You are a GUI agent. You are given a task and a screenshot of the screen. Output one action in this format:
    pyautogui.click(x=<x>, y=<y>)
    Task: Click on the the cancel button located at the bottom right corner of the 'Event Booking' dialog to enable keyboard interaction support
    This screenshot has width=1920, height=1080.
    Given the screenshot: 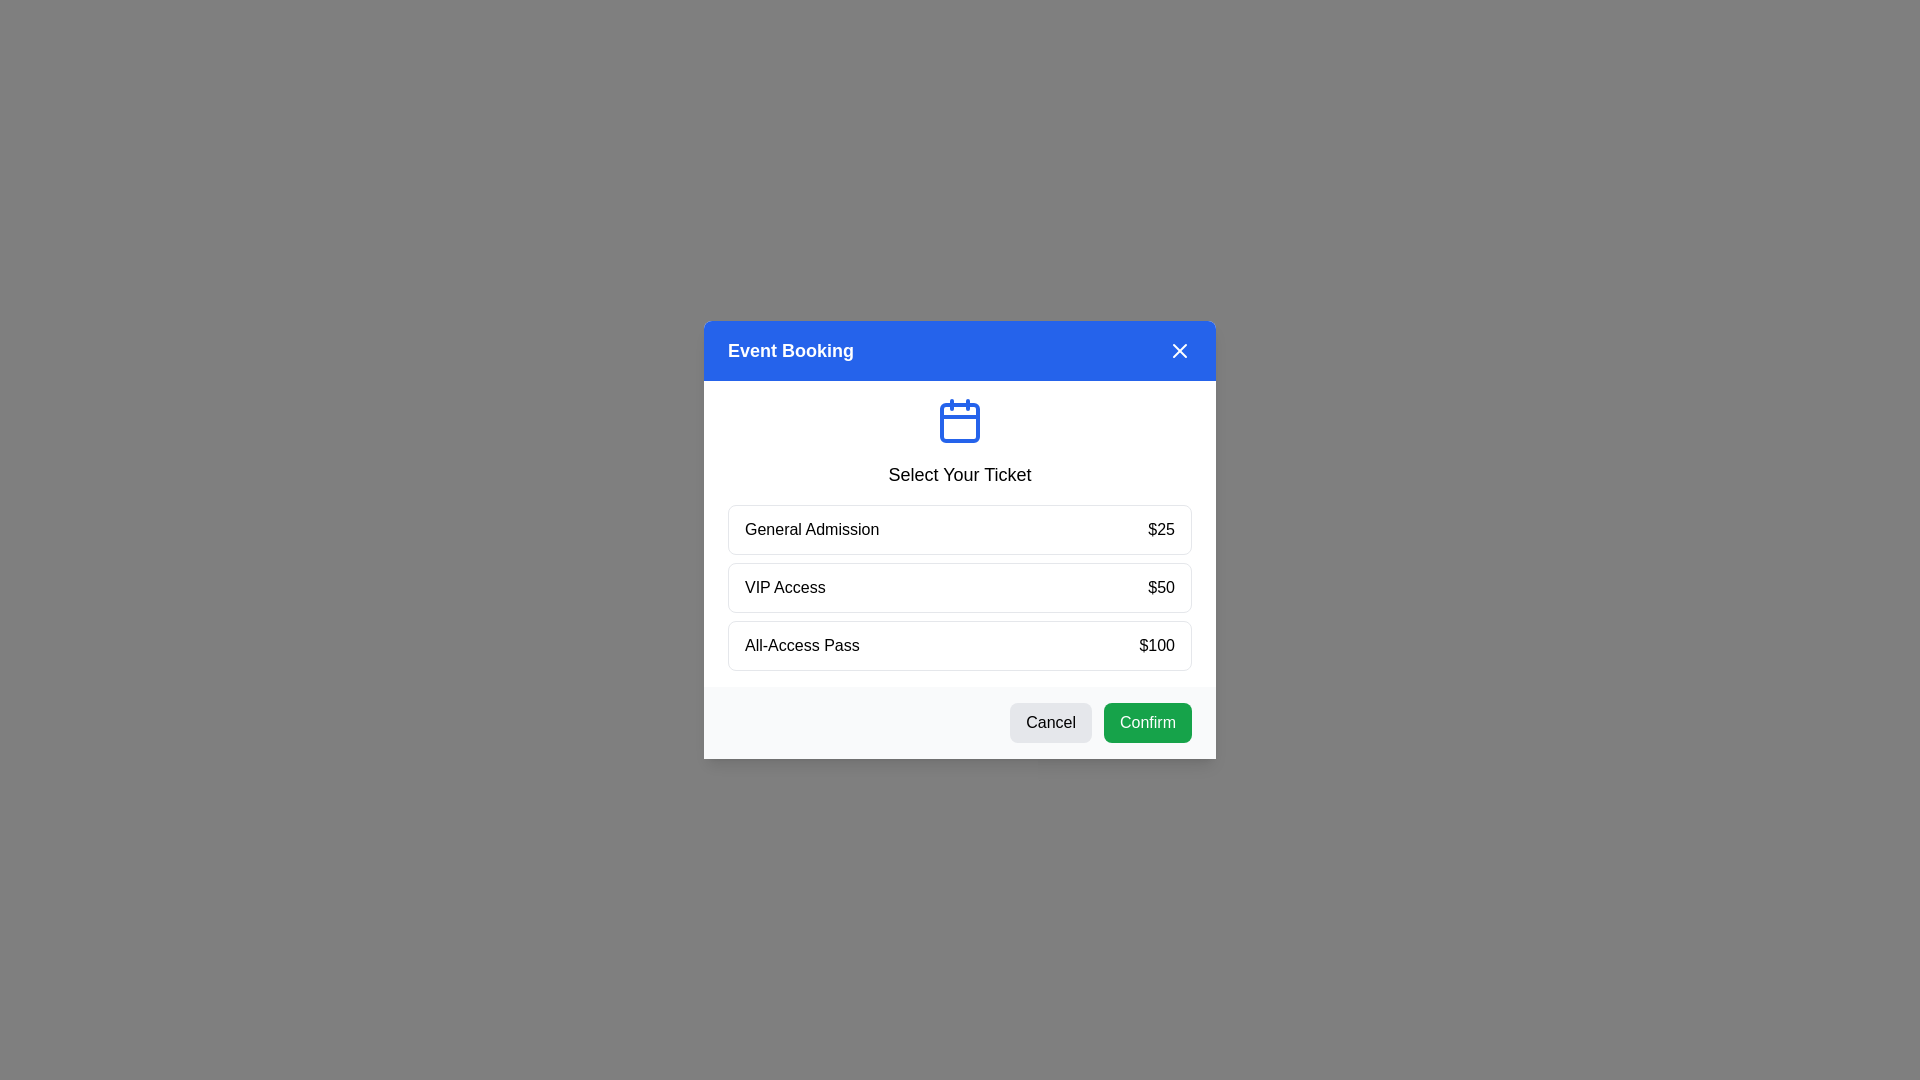 What is the action you would take?
    pyautogui.click(x=1050, y=722)
    